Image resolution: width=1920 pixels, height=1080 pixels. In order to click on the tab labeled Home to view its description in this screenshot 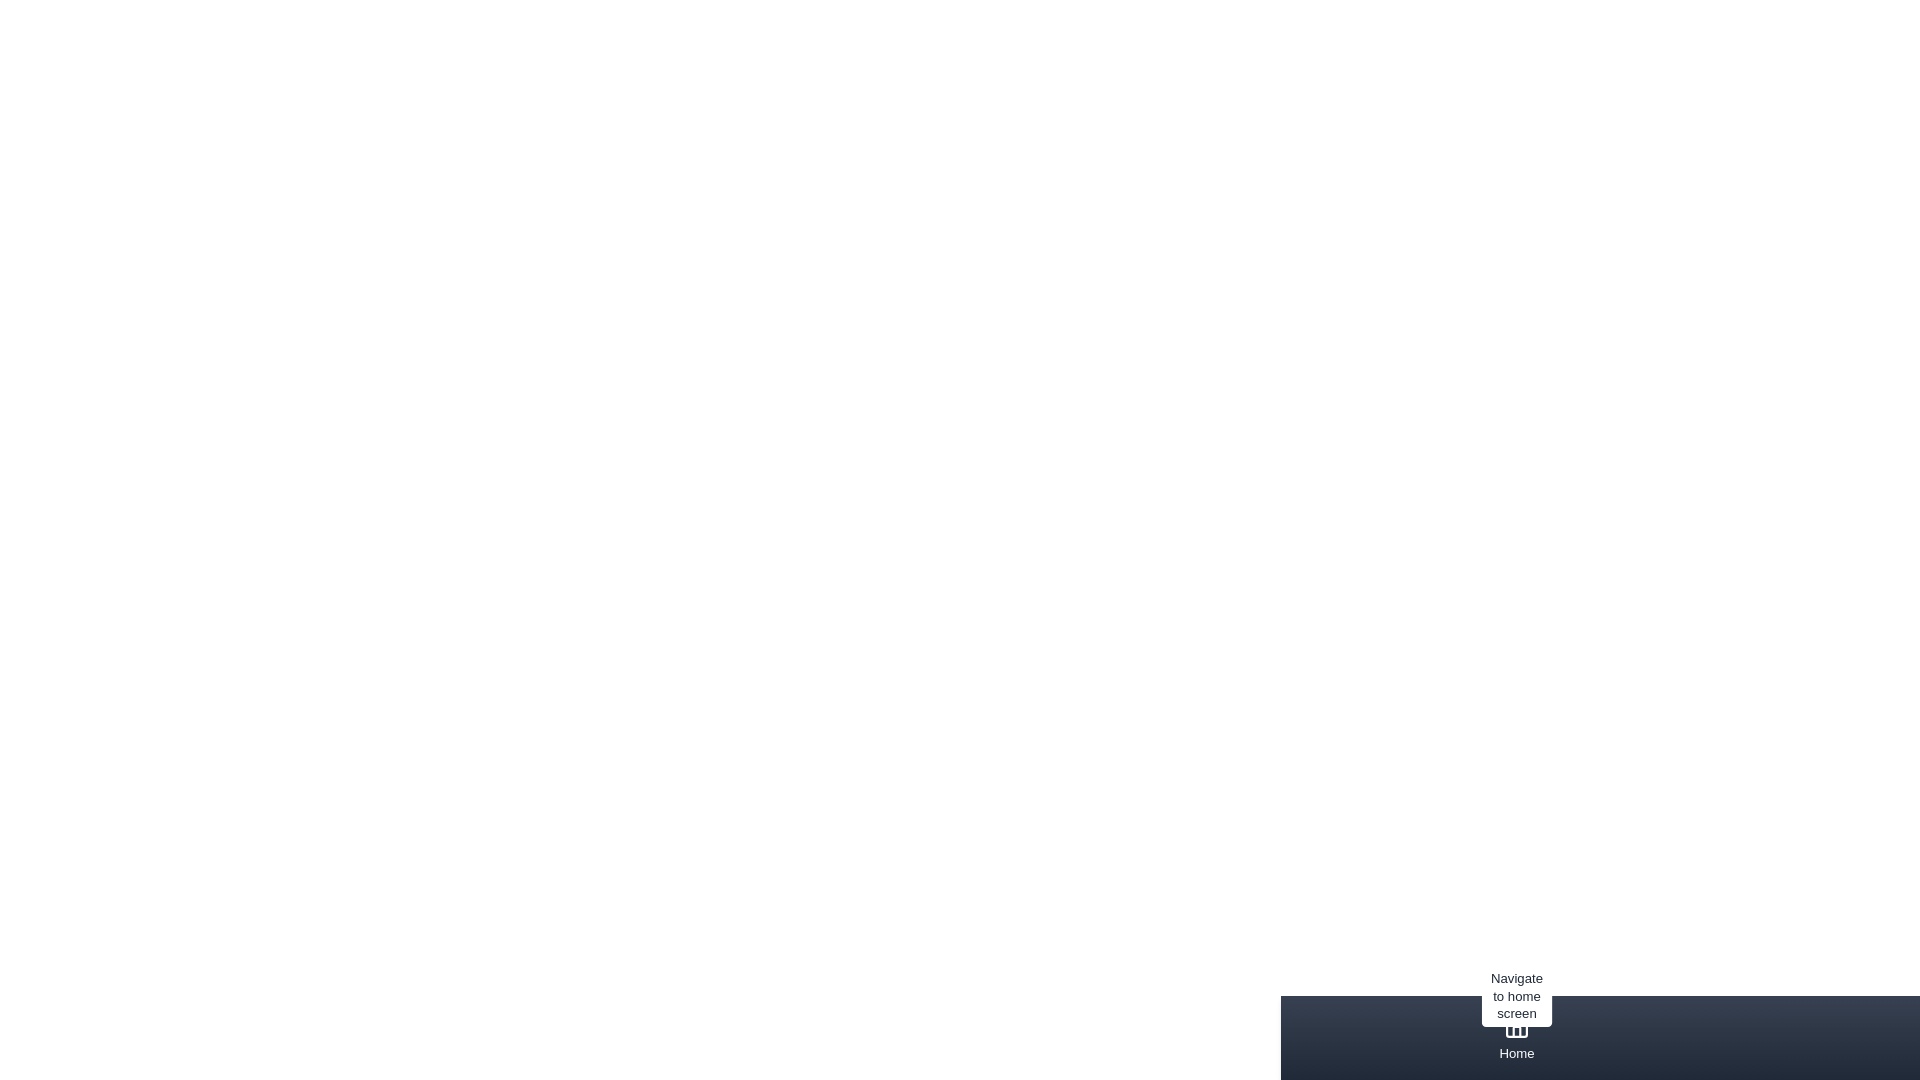, I will do `click(1517, 1036)`.